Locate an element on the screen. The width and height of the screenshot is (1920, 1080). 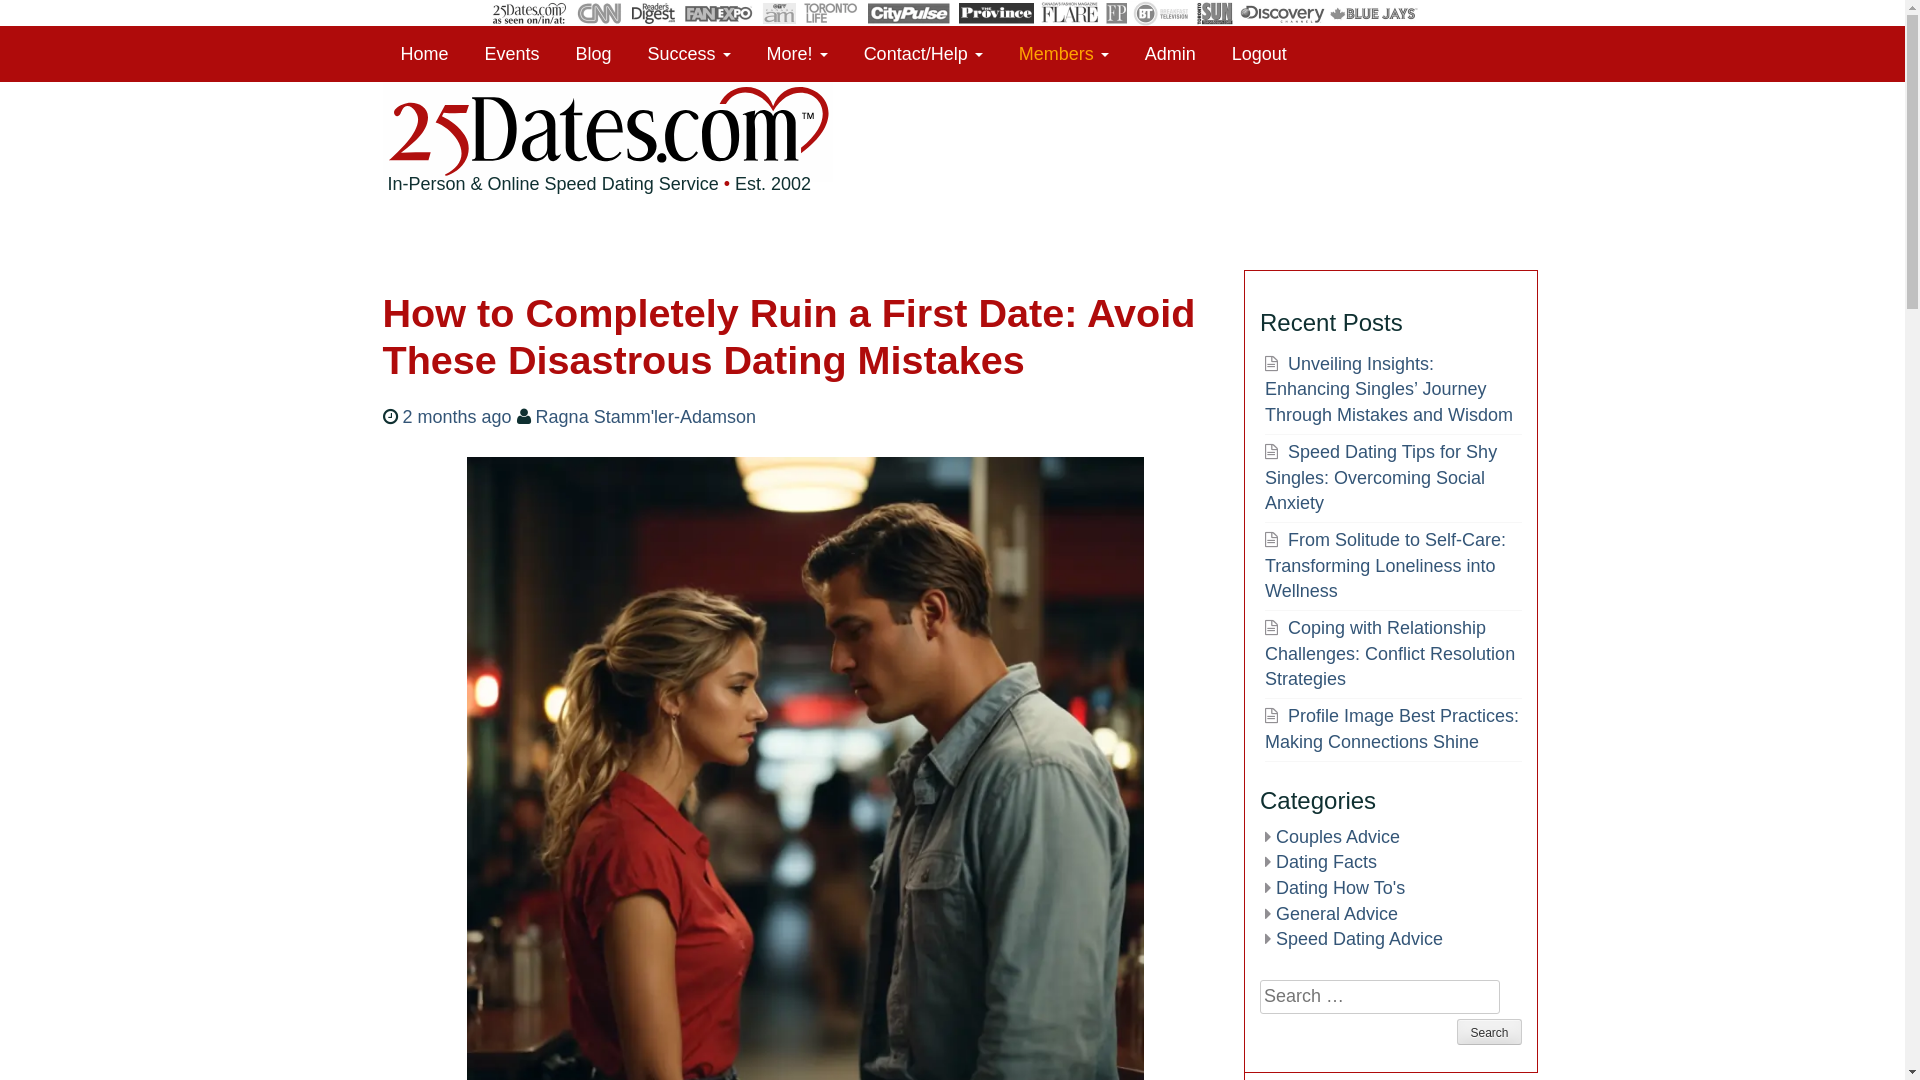
'Members' is located at coordinates (1063, 53).